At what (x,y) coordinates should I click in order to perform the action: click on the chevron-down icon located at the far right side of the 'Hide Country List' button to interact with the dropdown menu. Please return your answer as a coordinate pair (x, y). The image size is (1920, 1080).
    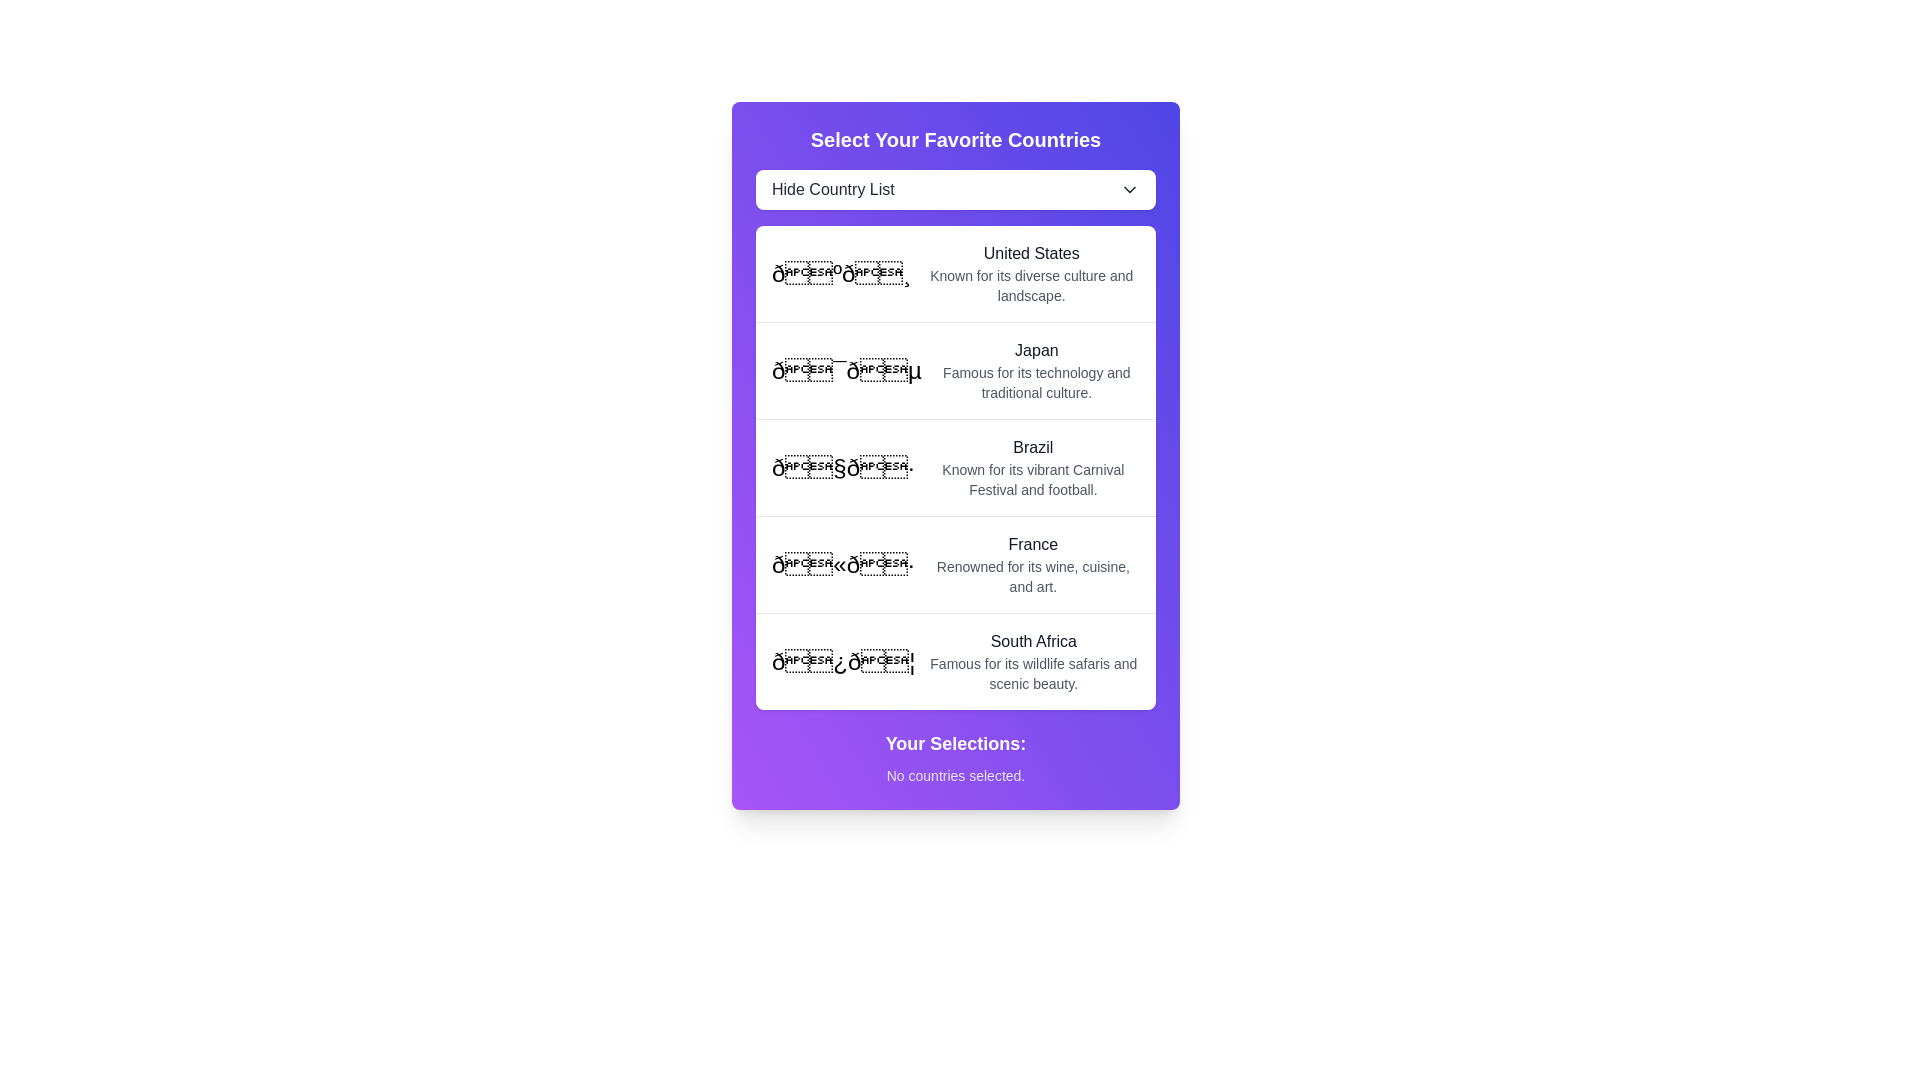
    Looking at the image, I should click on (1129, 189).